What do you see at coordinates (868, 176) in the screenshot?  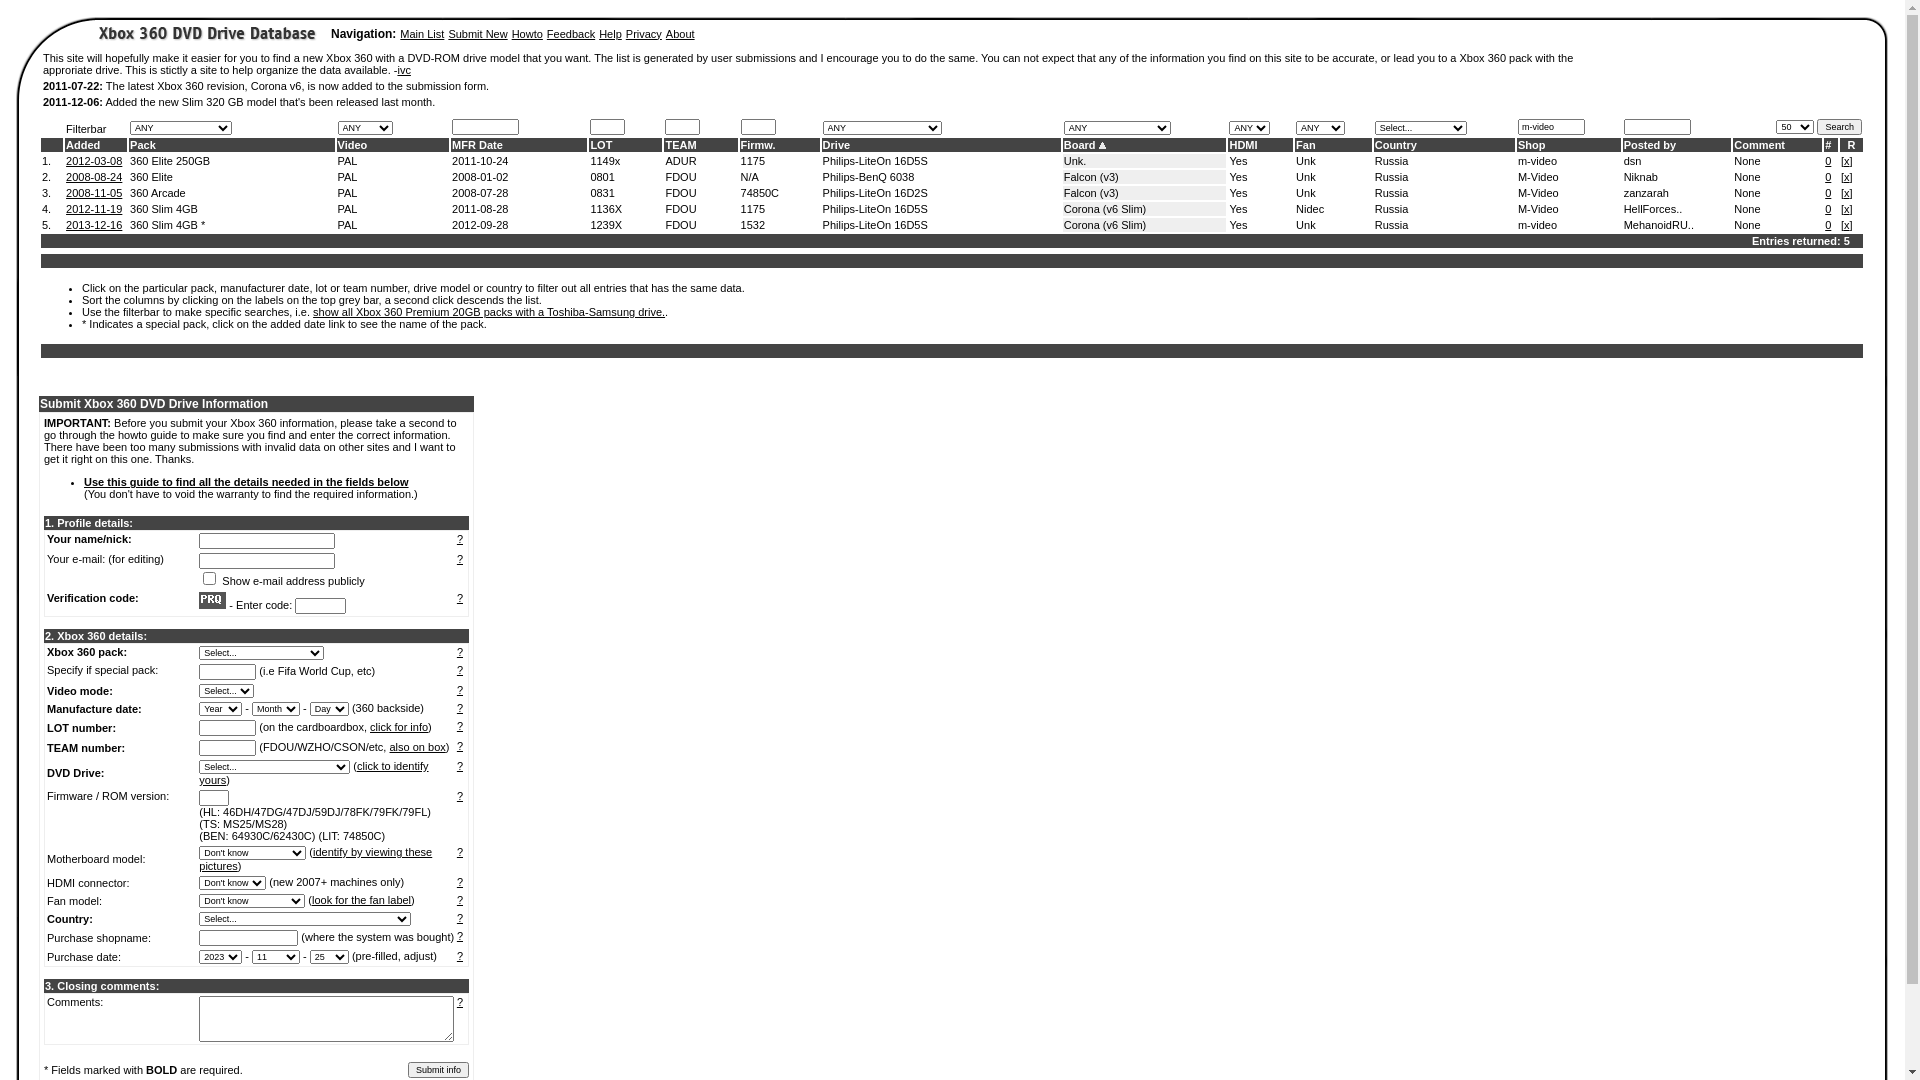 I see `'Philips-BenQ 6038'` at bounding box center [868, 176].